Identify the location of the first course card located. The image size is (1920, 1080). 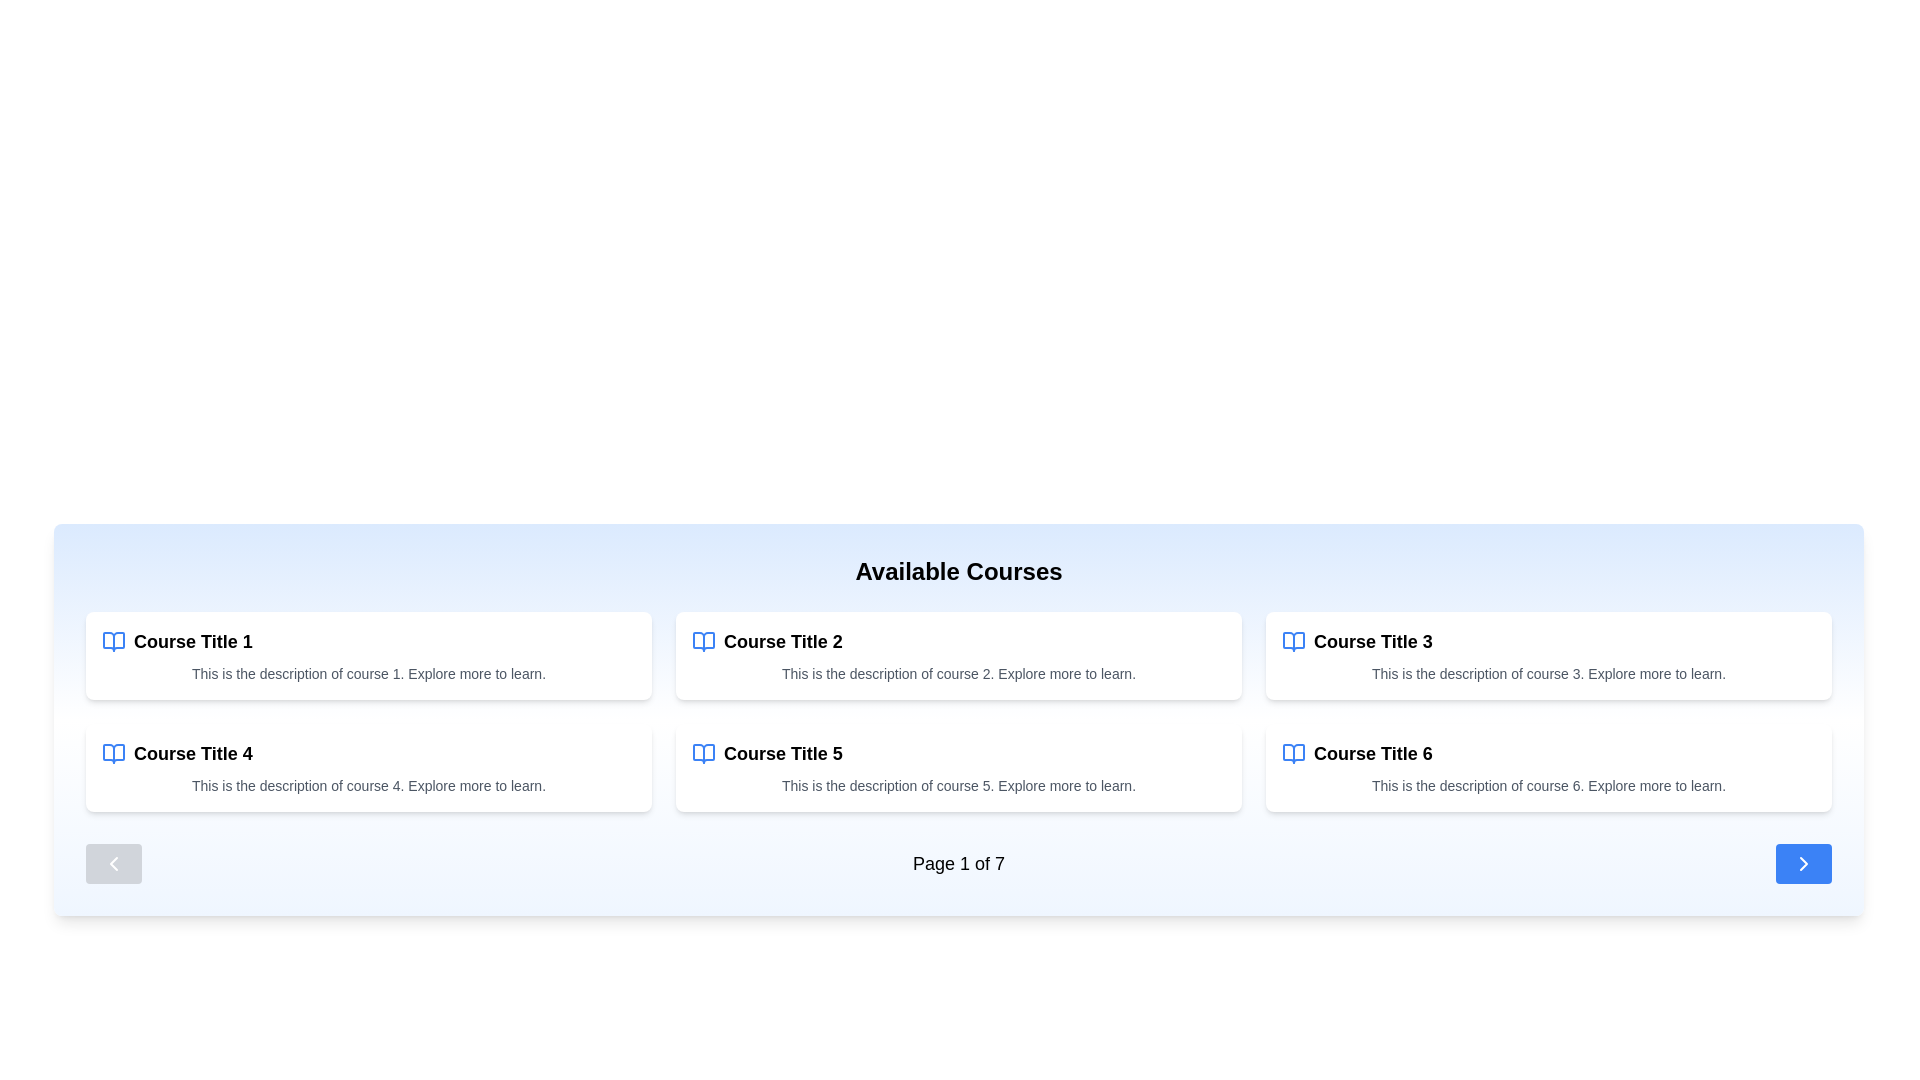
(369, 655).